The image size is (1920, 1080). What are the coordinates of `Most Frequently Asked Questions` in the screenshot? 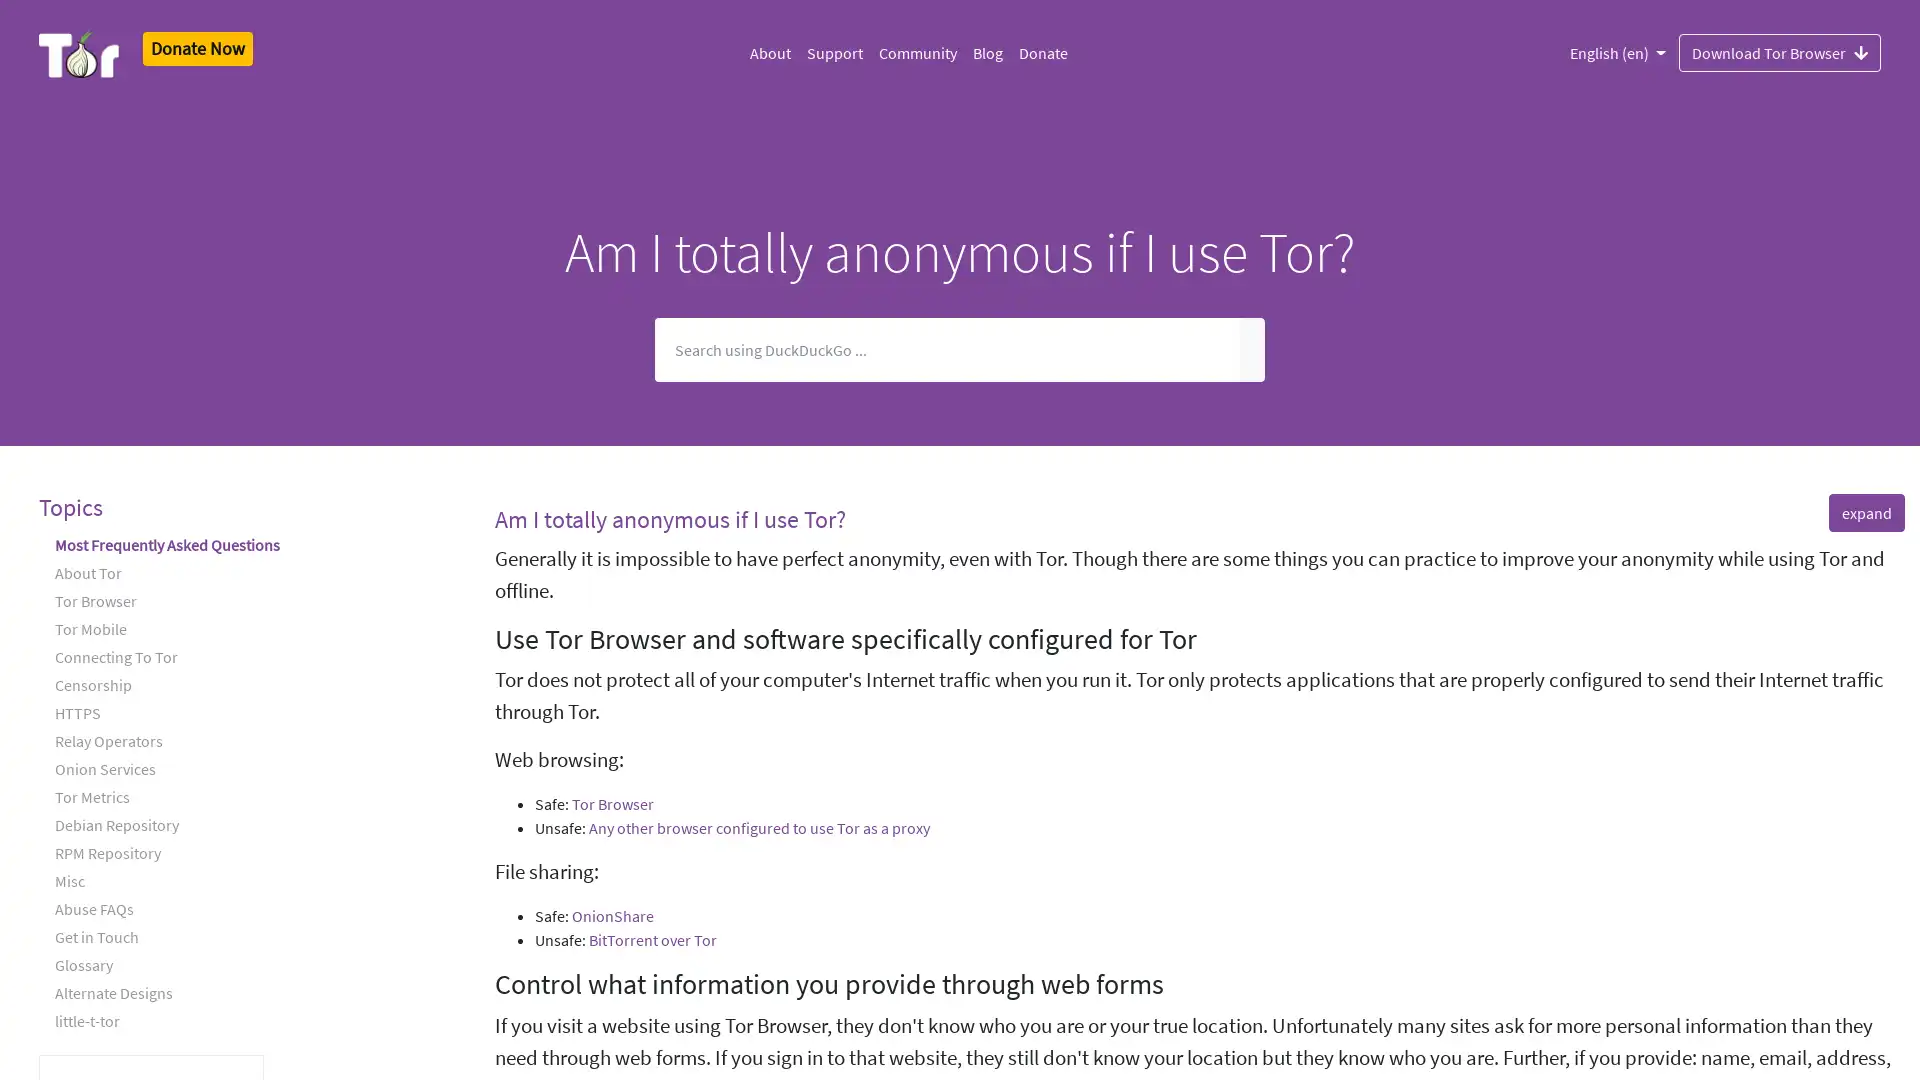 It's located at (247, 543).